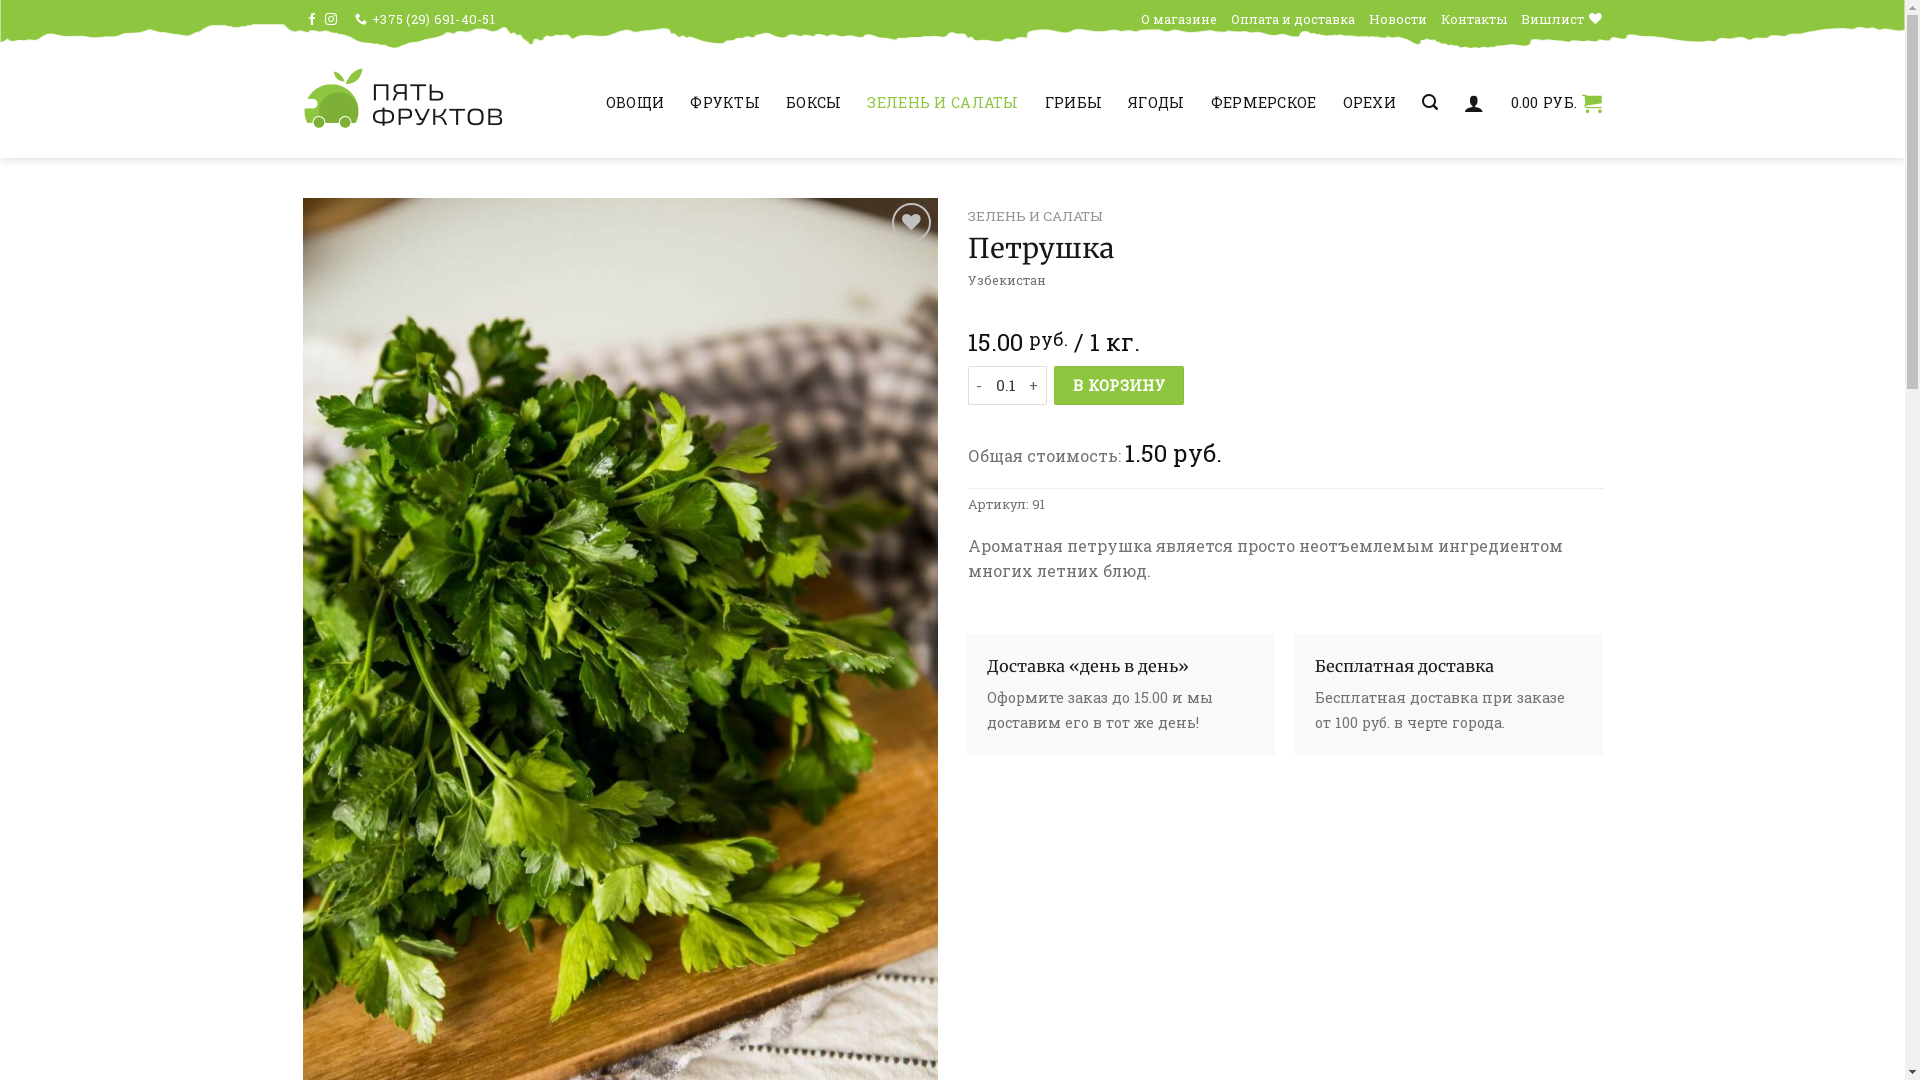 Image resolution: width=1920 pixels, height=1080 pixels. What do you see at coordinates (0, 0) in the screenshot?
I see `'Skip to content'` at bounding box center [0, 0].